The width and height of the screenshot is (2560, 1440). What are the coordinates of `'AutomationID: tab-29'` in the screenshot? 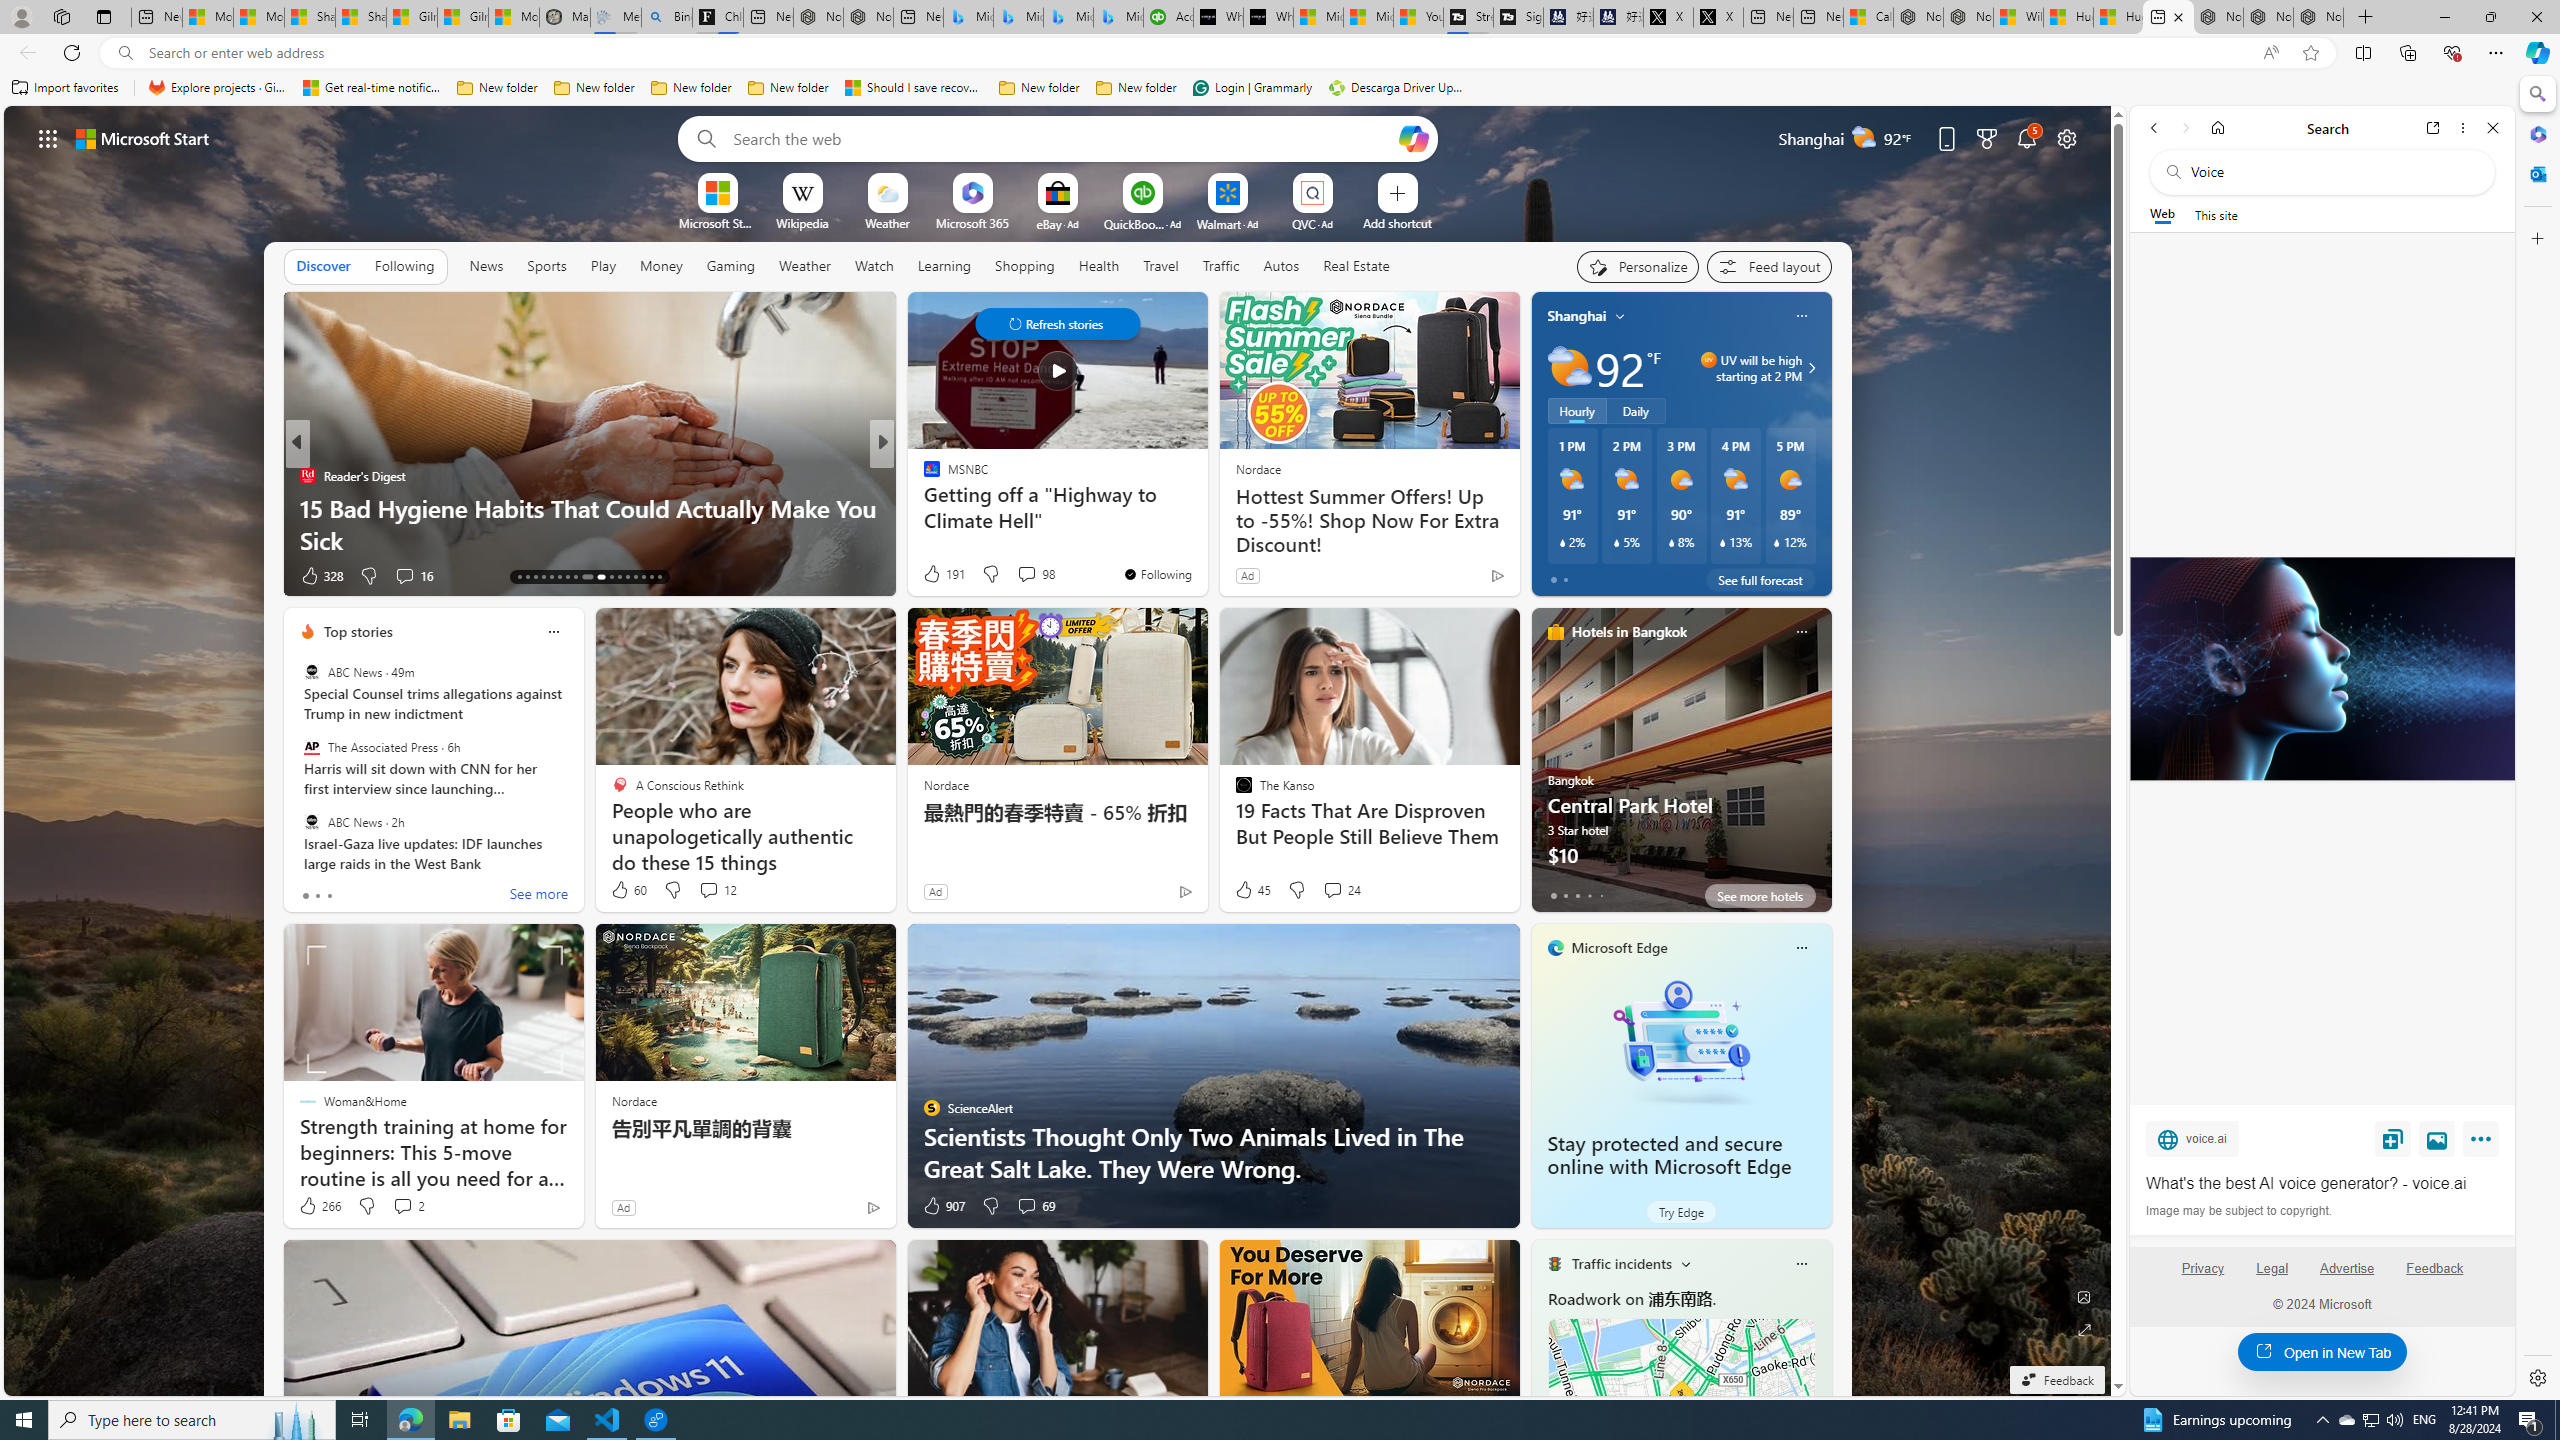 It's located at (659, 577).